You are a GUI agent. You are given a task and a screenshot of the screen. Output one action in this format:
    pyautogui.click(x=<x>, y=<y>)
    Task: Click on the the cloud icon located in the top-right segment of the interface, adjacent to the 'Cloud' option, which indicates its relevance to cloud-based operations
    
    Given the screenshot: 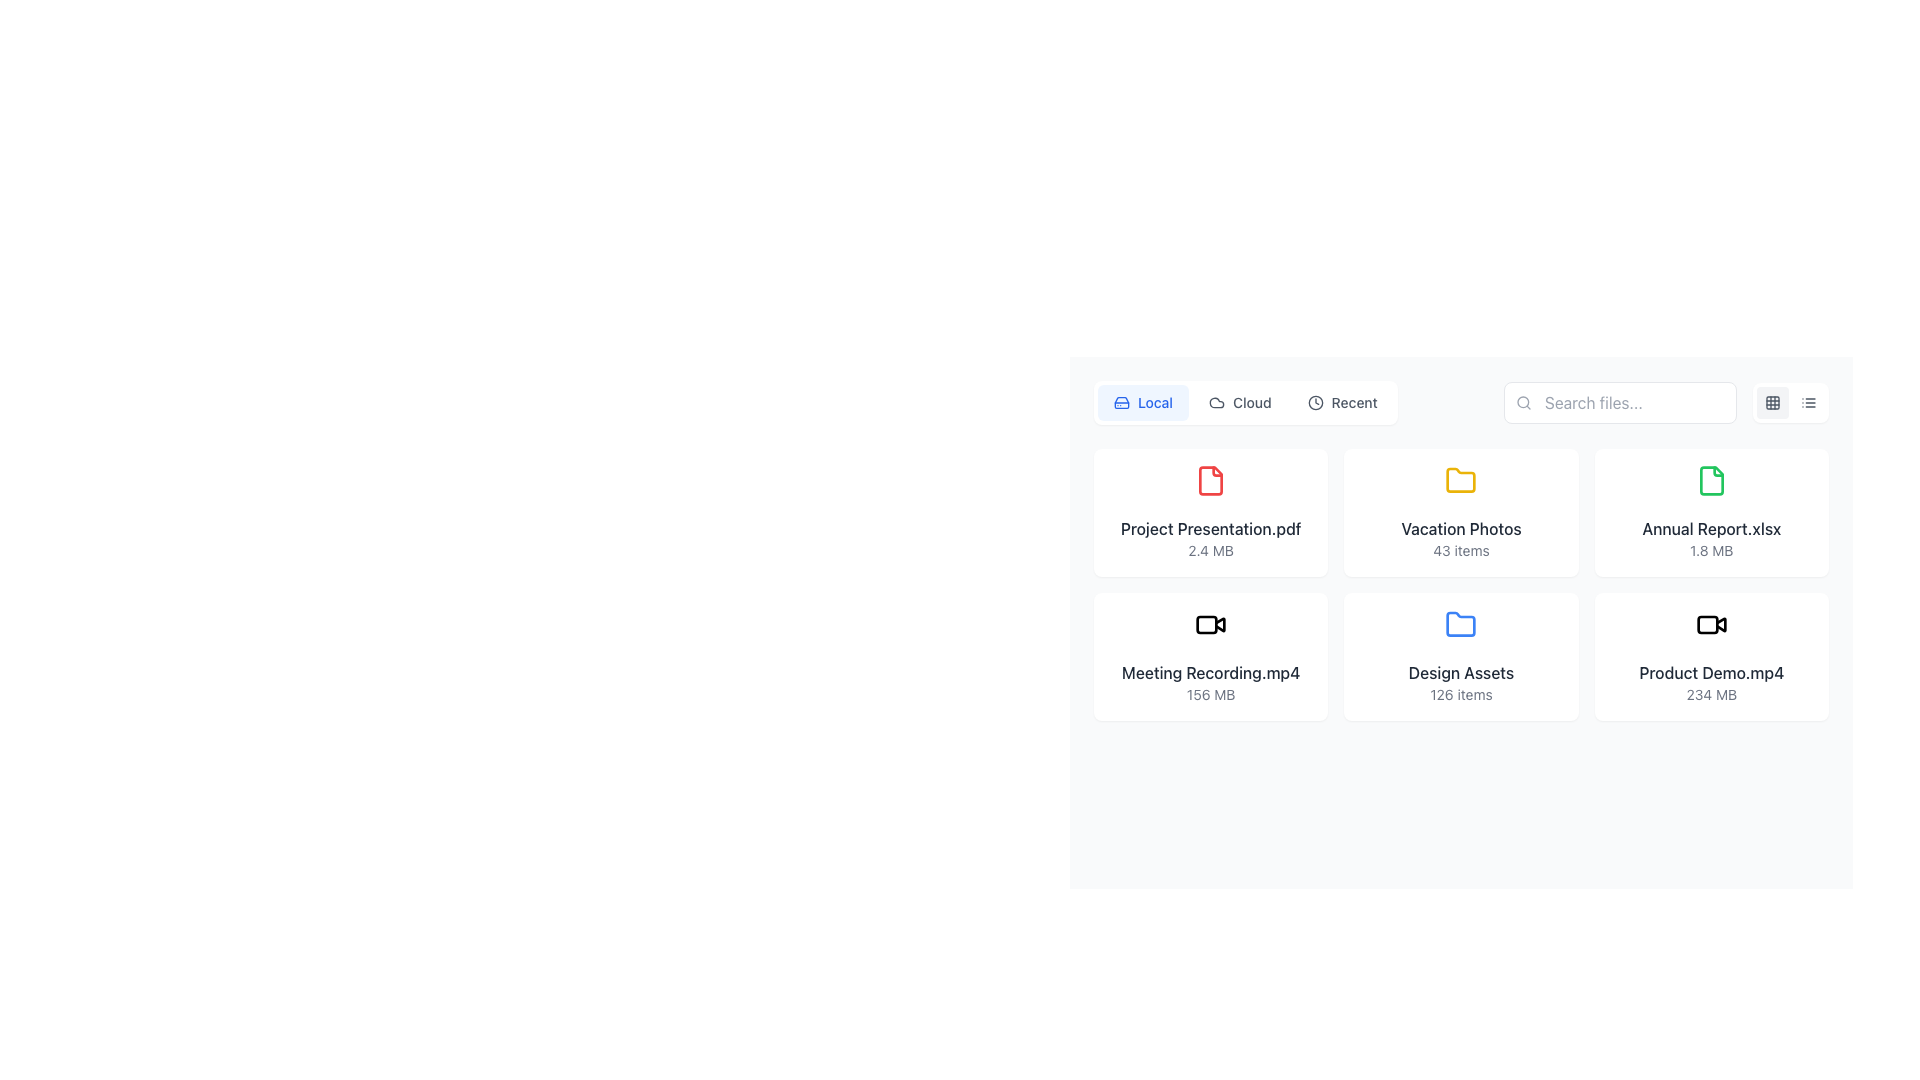 What is the action you would take?
    pyautogui.click(x=1216, y=402)
    